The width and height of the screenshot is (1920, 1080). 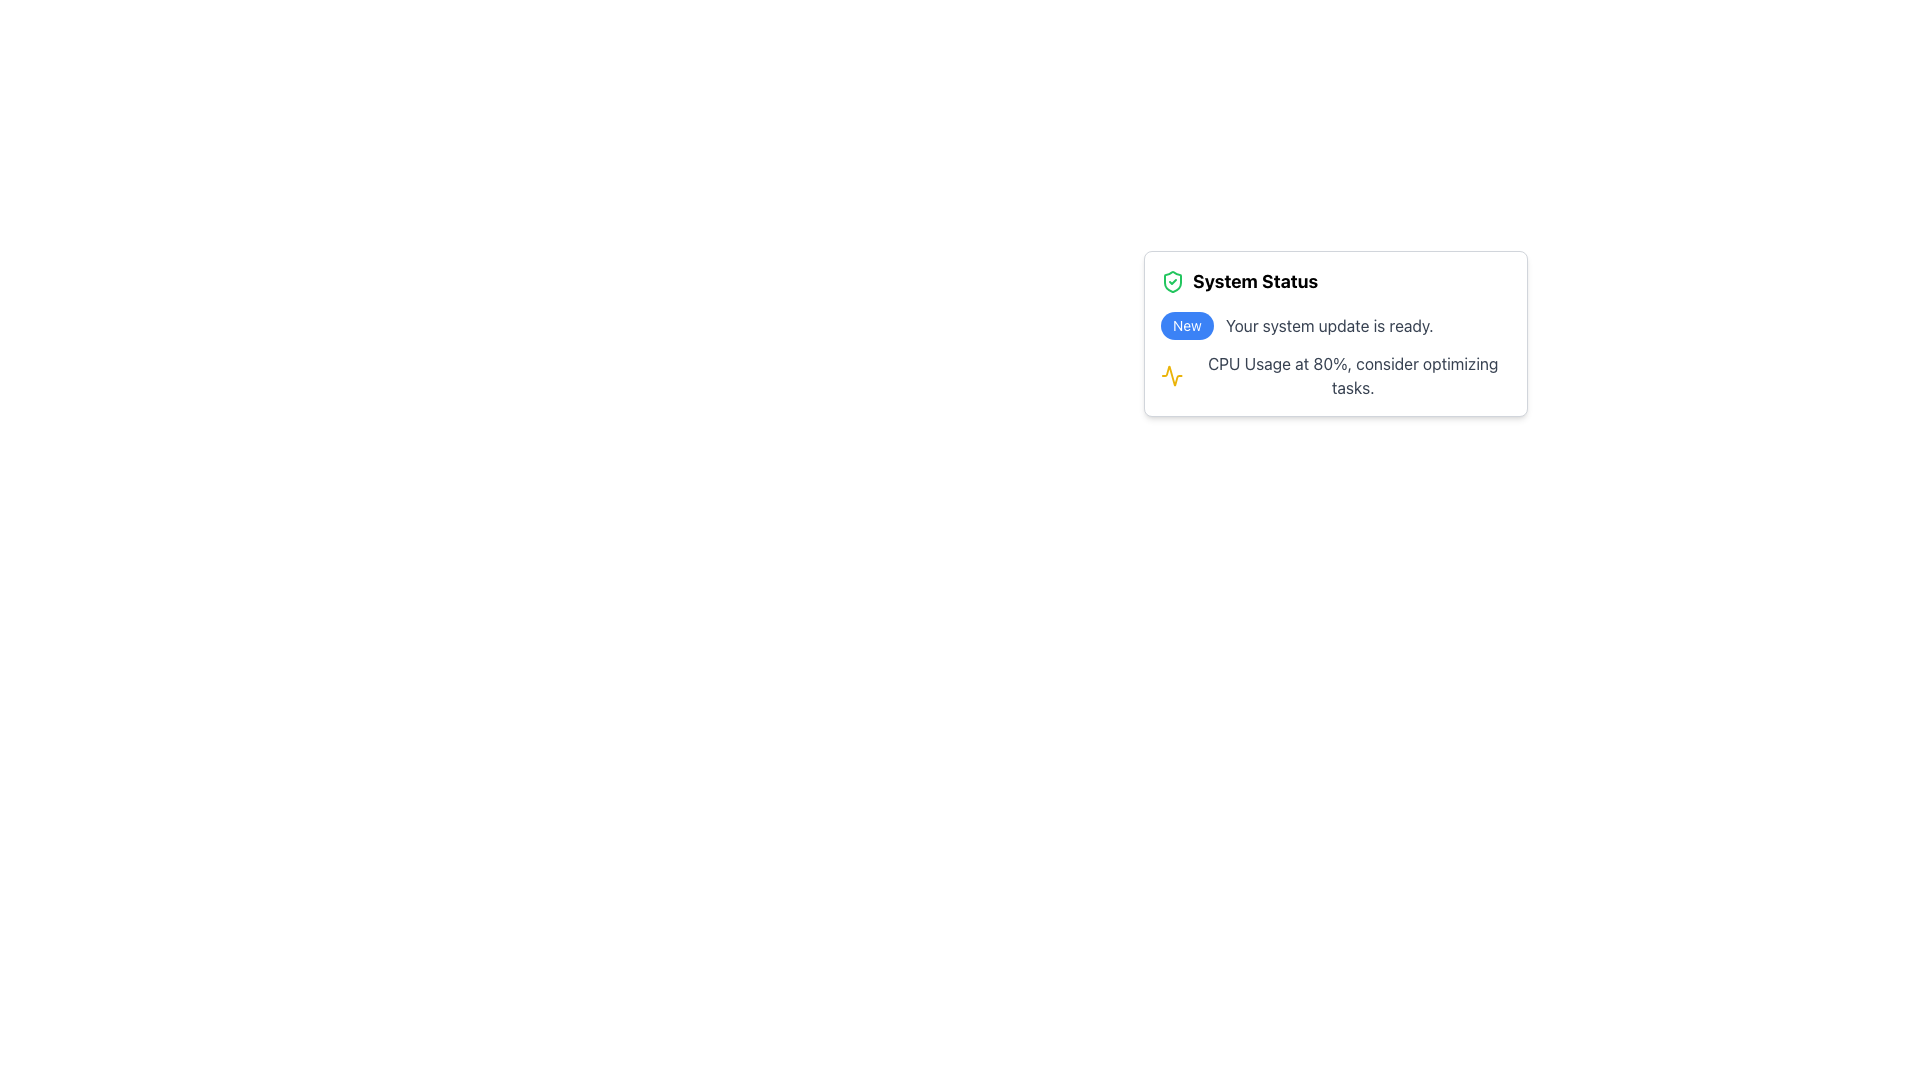 What do you see at coordinates (1171, 375) in the screenshot?
I see `the yellow waveform icon located on the left side of the notification card that indicates 'CPU Usage at 80%, consider optimizing tasks.'` at bounding box center [1171, 375].